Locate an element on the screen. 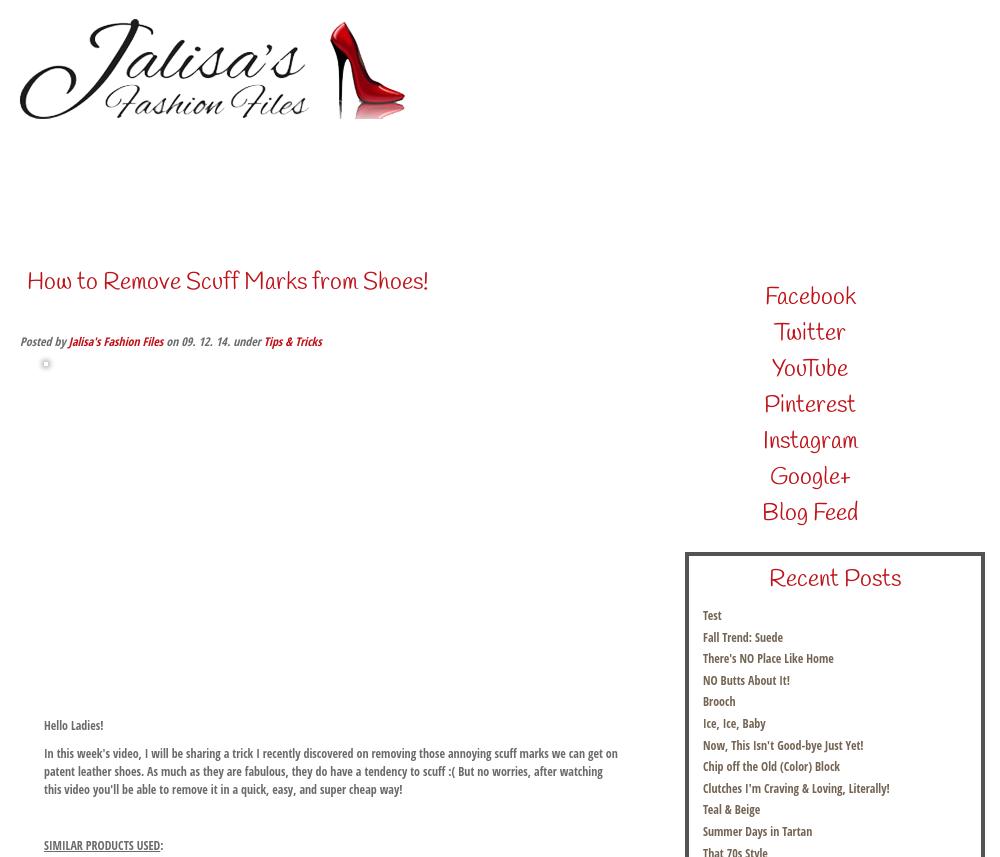 This screenshot has width=1000, height=857. 'Google+' is located at coordinates (809, 478).